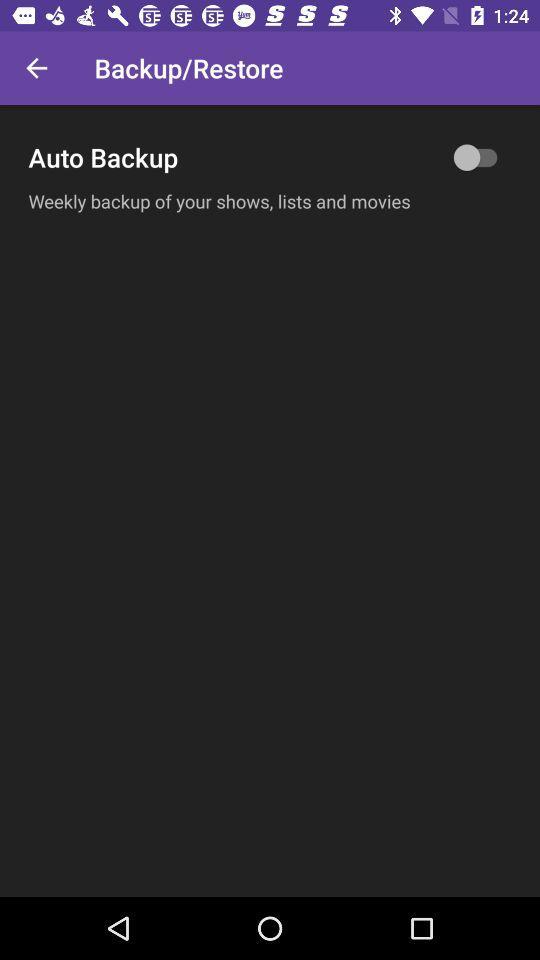 The height and width of the screenshot is (960, 540). What do you see at coordinates (270, 156) in the screenshot?
I see `the auto backup icon` at bounding box center [270, 156].